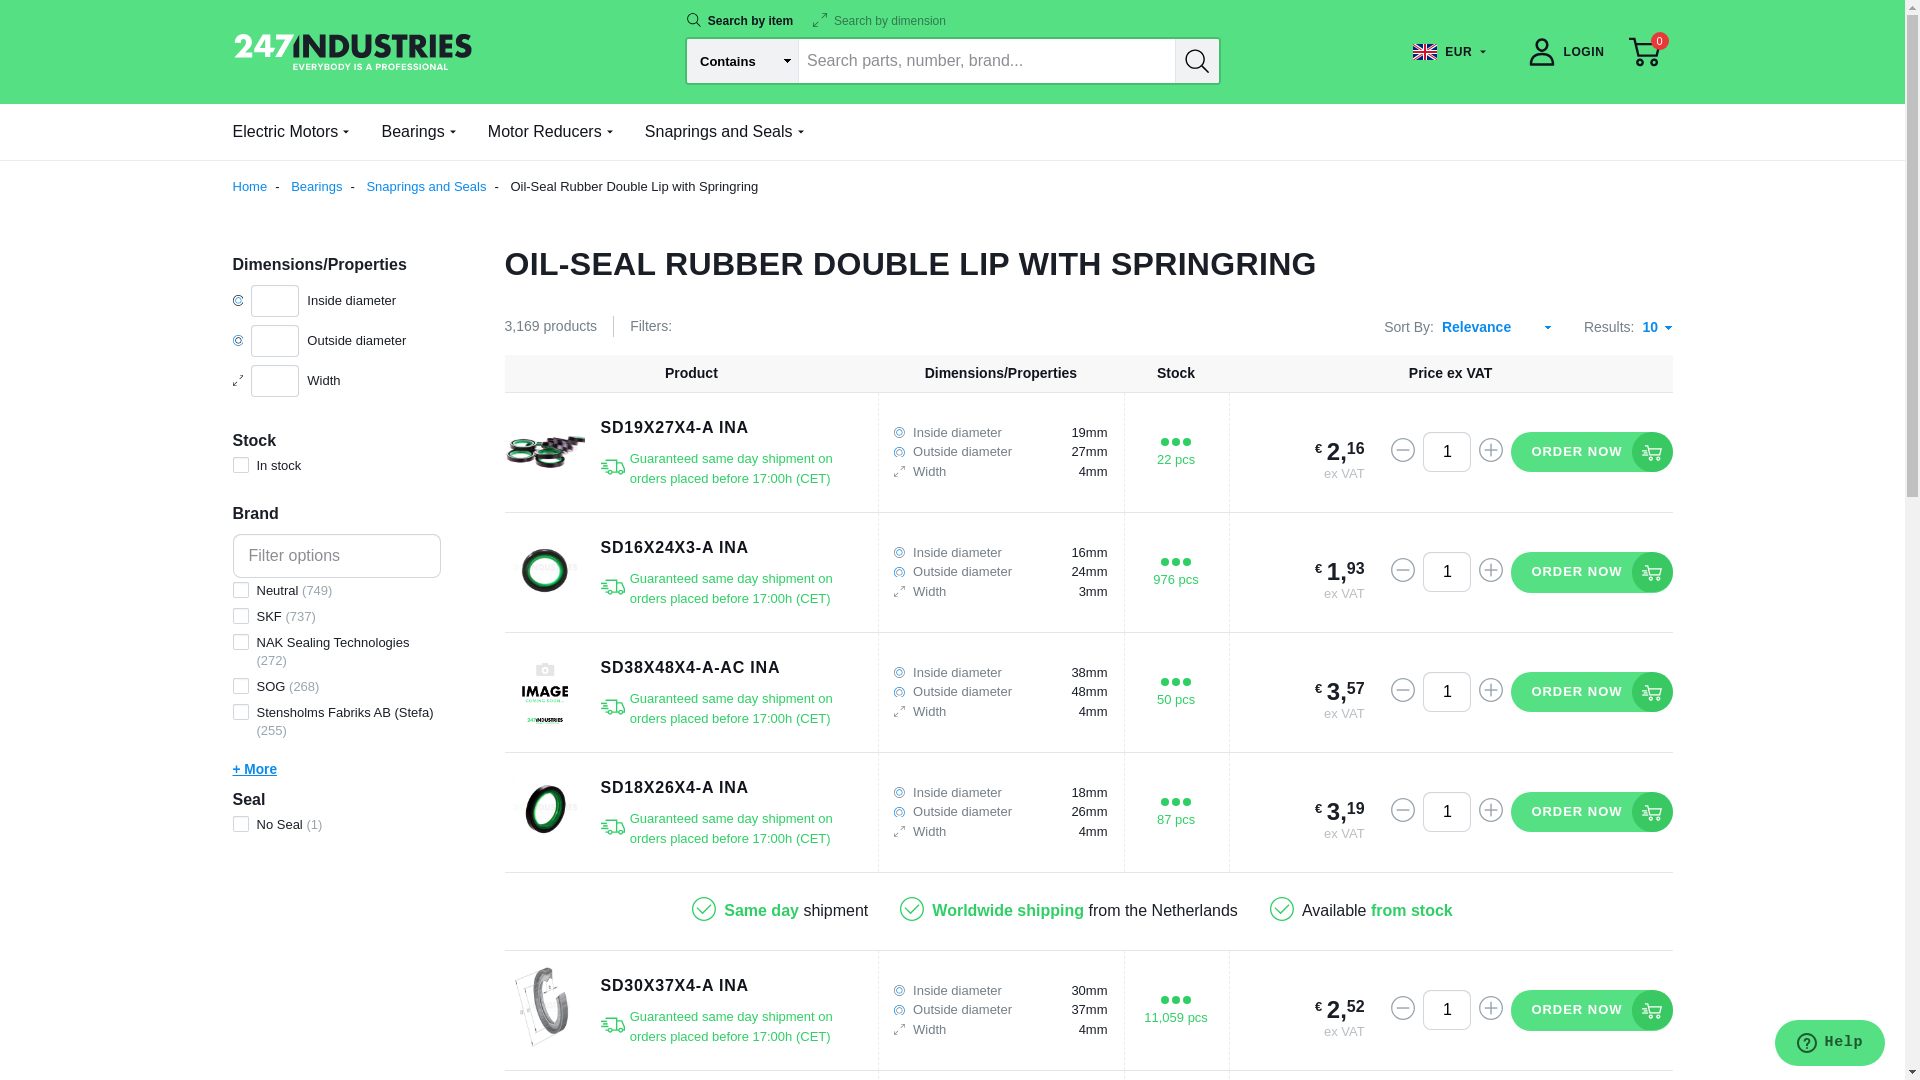 This screenshot has width=1920, height=1080. Describe the element at coordinates (336, 769) in the screenshot. I see `'+ More'` at that location.